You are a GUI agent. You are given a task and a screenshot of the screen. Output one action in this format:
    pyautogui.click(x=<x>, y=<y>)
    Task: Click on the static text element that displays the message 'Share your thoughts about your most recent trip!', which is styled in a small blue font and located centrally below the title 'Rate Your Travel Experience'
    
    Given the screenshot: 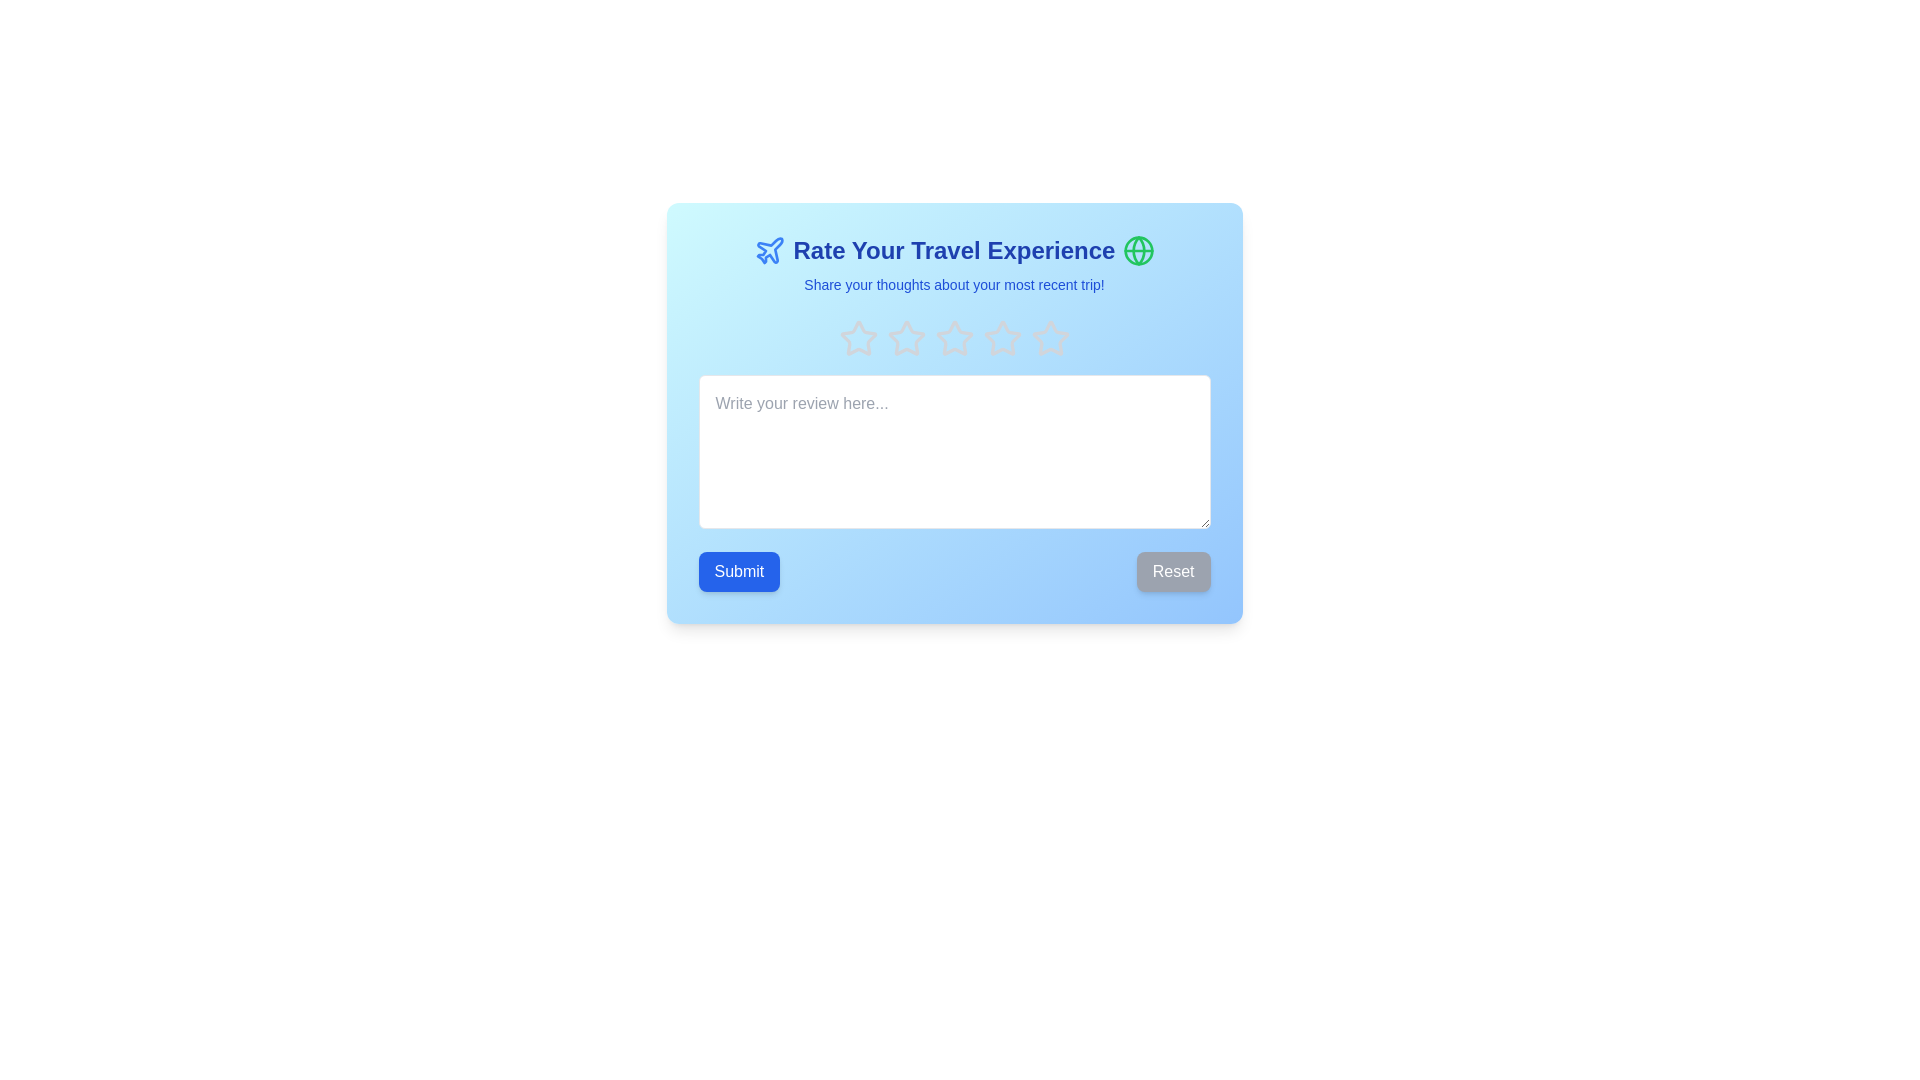 What is the action you would take?
    pyautogui.click(x=953, y=285)
    